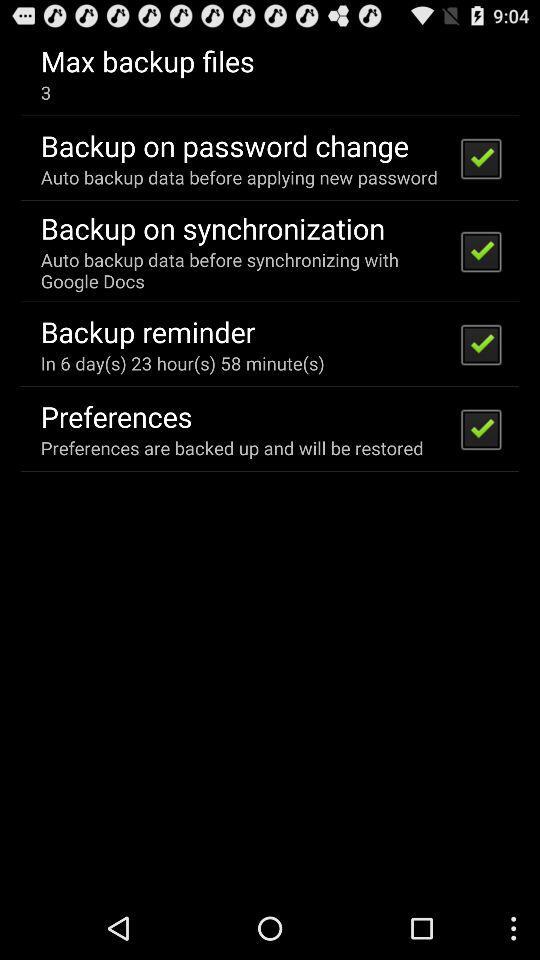  I want to click on app above preferences icon, so click(182, 362).